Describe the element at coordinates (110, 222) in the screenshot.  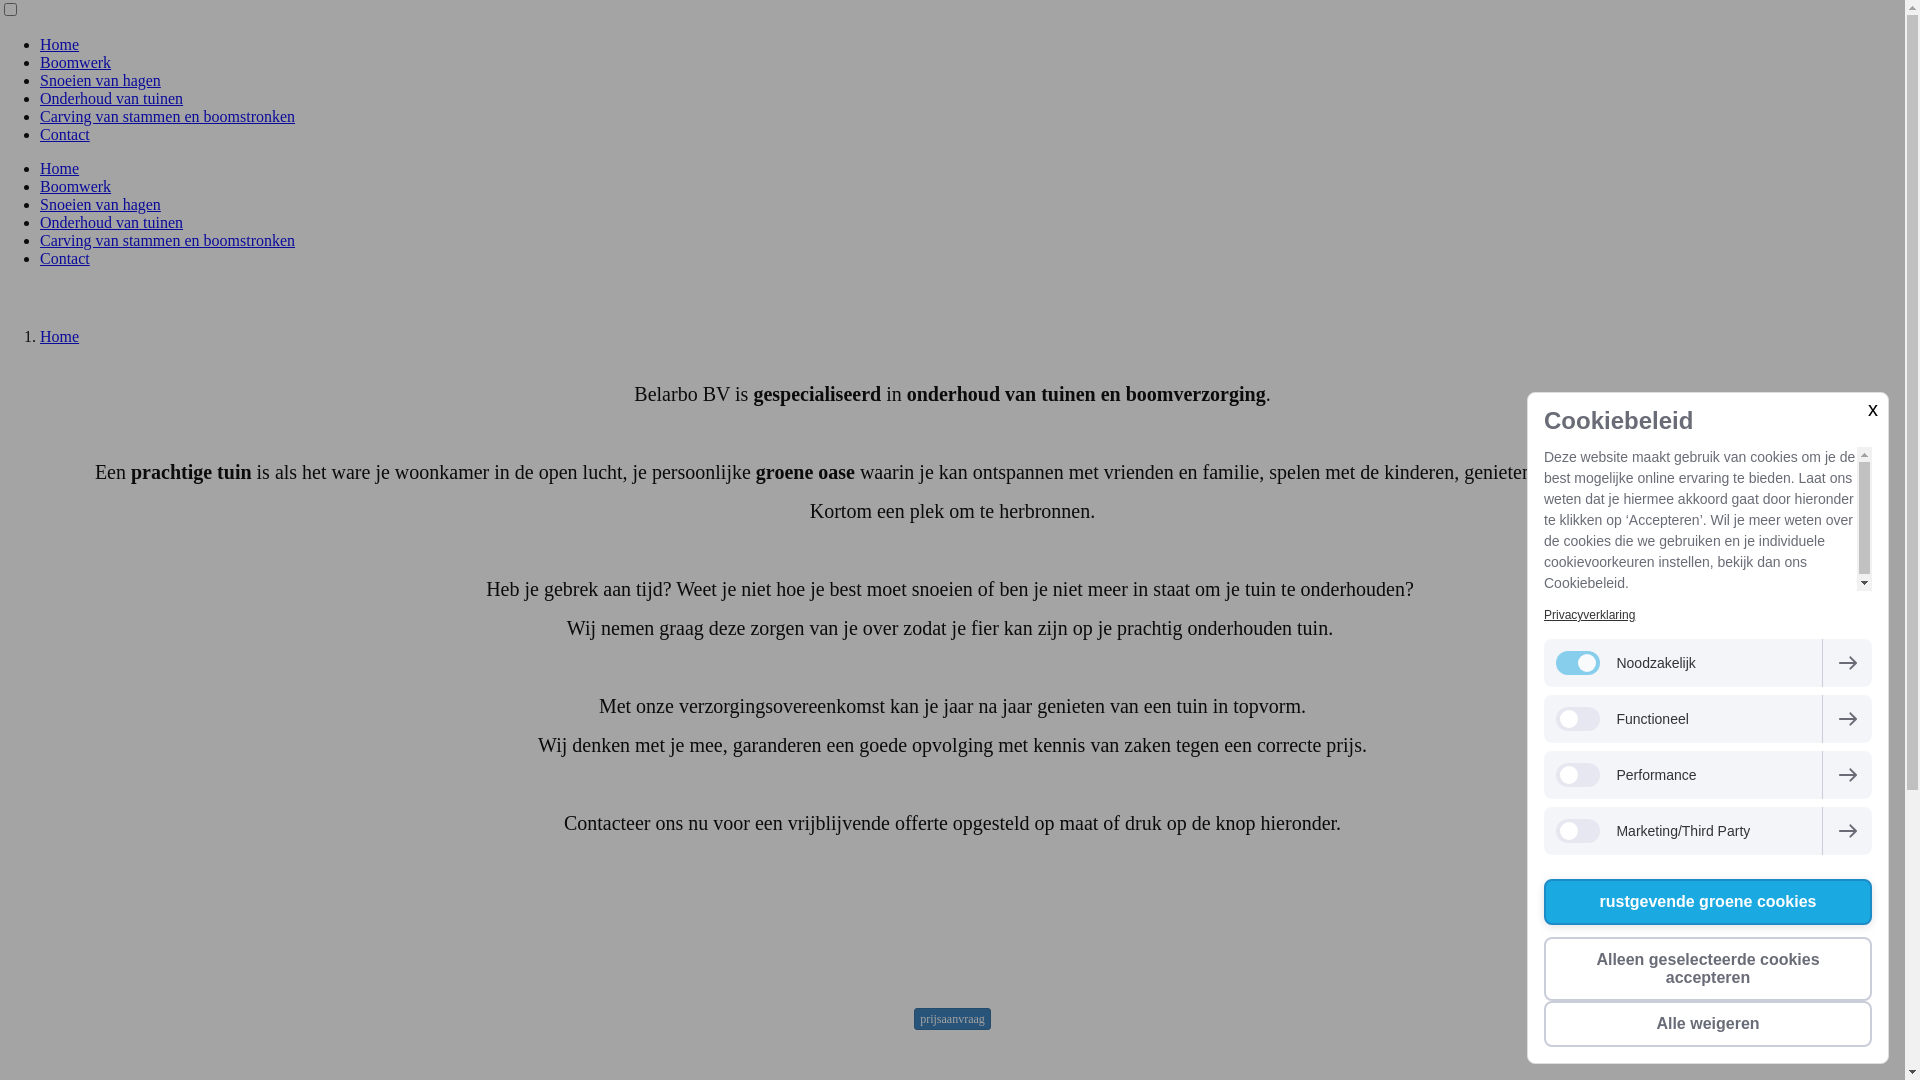
I see `'Onderhoud van tuinen'` at that location.